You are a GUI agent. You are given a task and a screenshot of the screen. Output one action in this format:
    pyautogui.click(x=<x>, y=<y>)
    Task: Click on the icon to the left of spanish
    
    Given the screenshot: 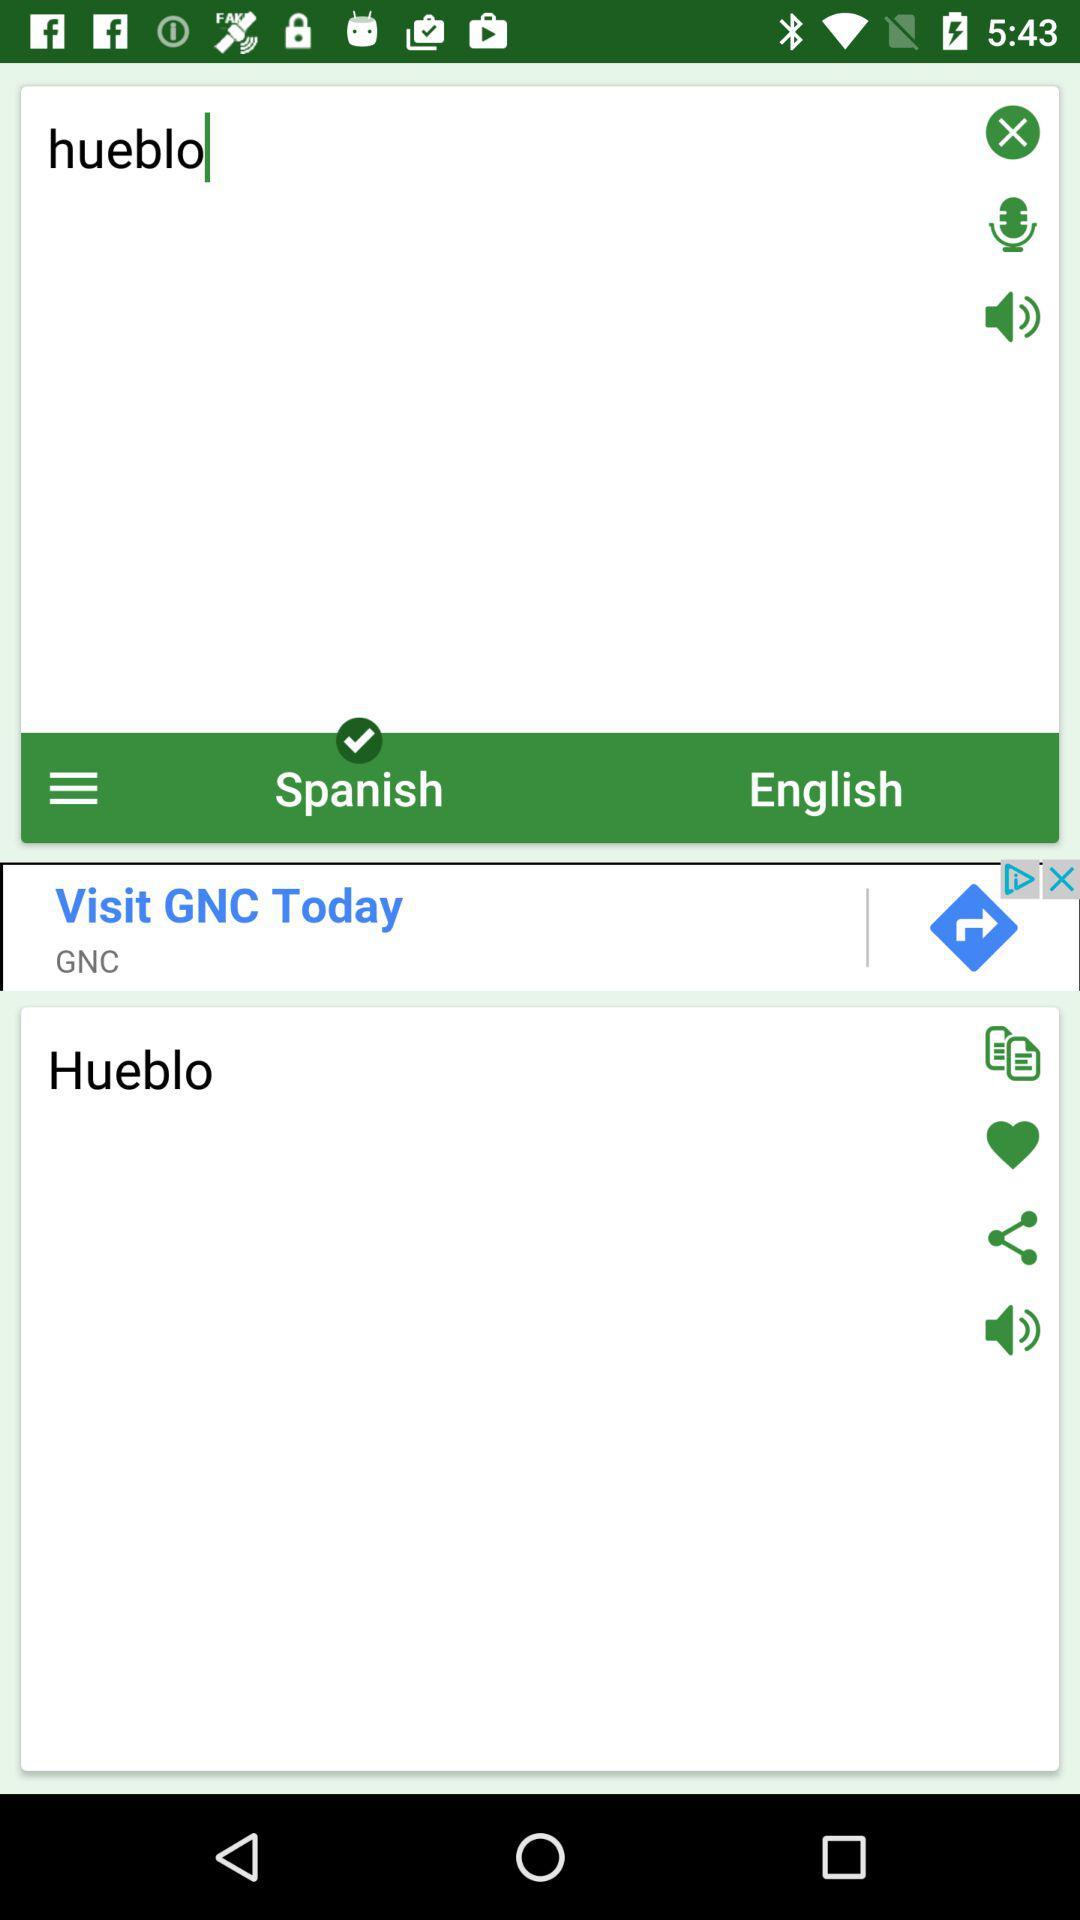 What is the action you would take?
    pyautogui.click(x=72, y=786)
    